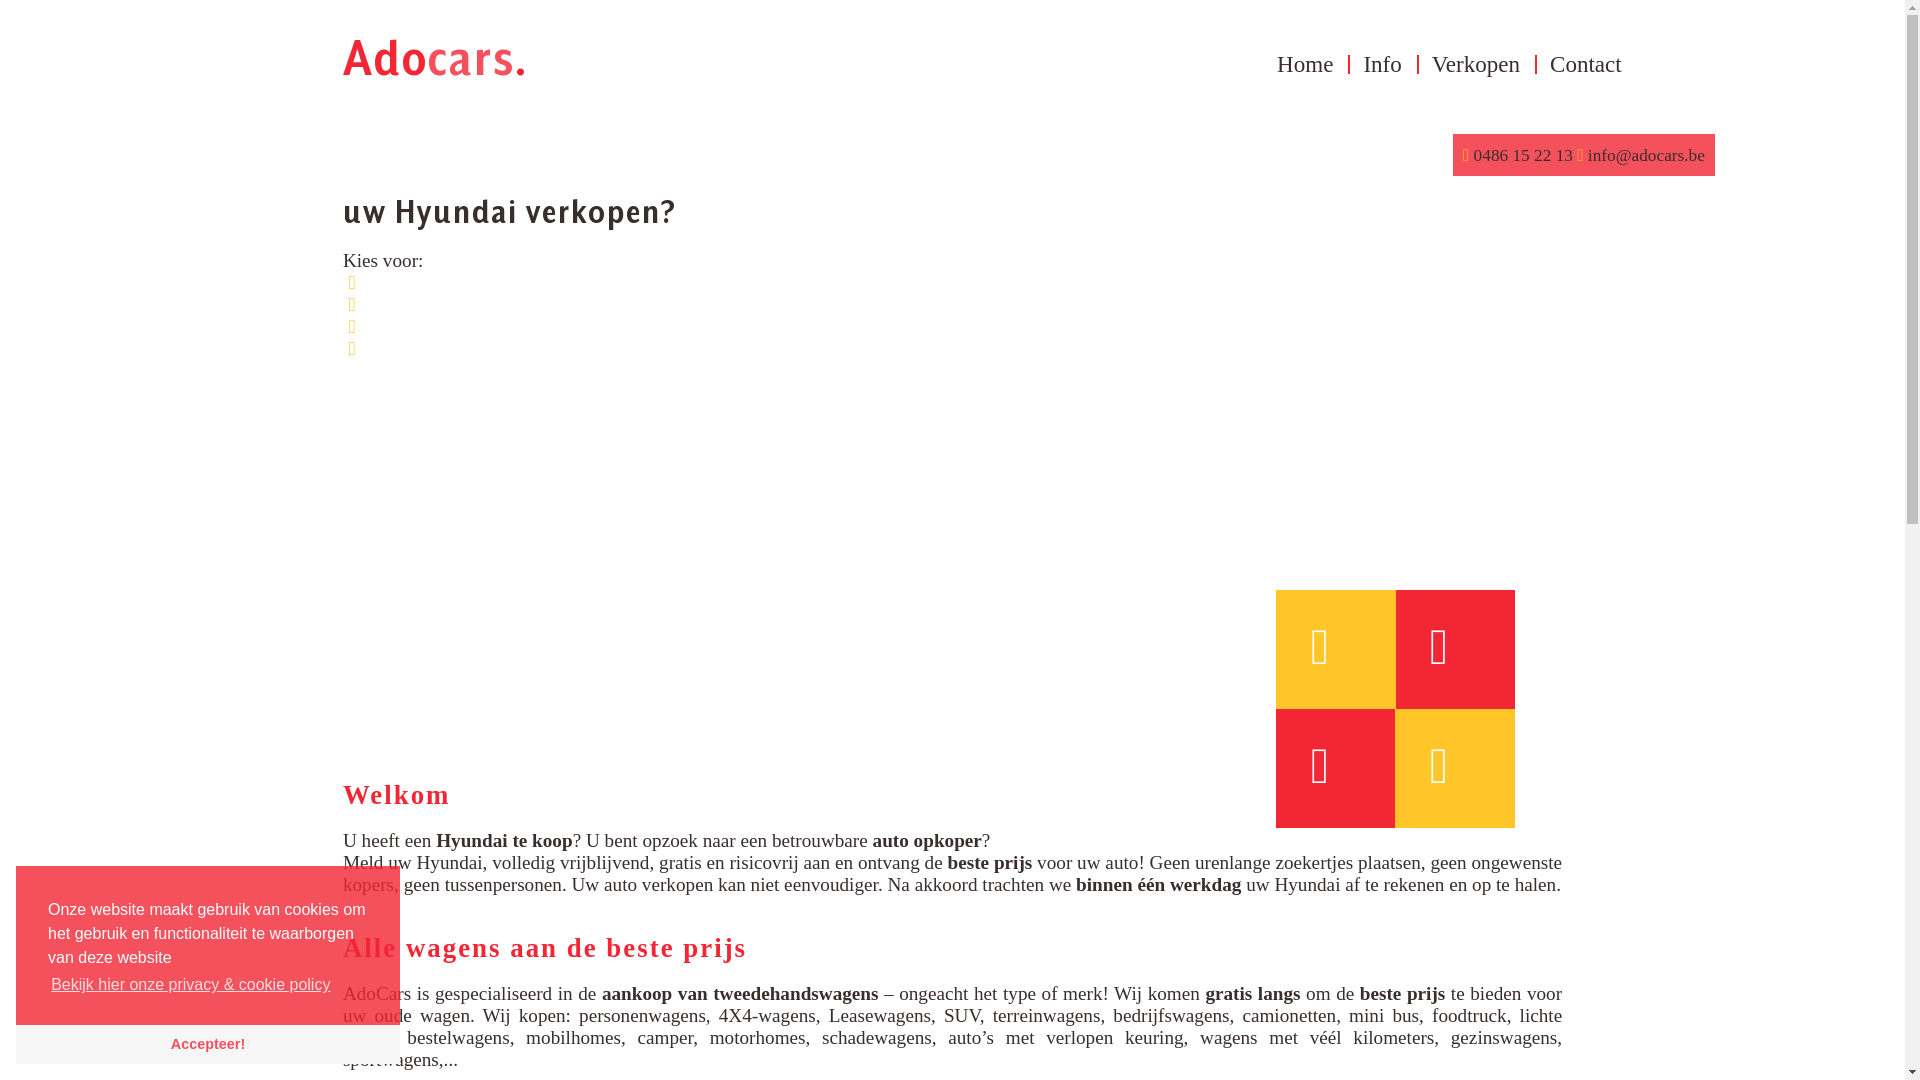 The image size is (1920, 1080). I want to click on 'auto opkoper', so click(926, 840).